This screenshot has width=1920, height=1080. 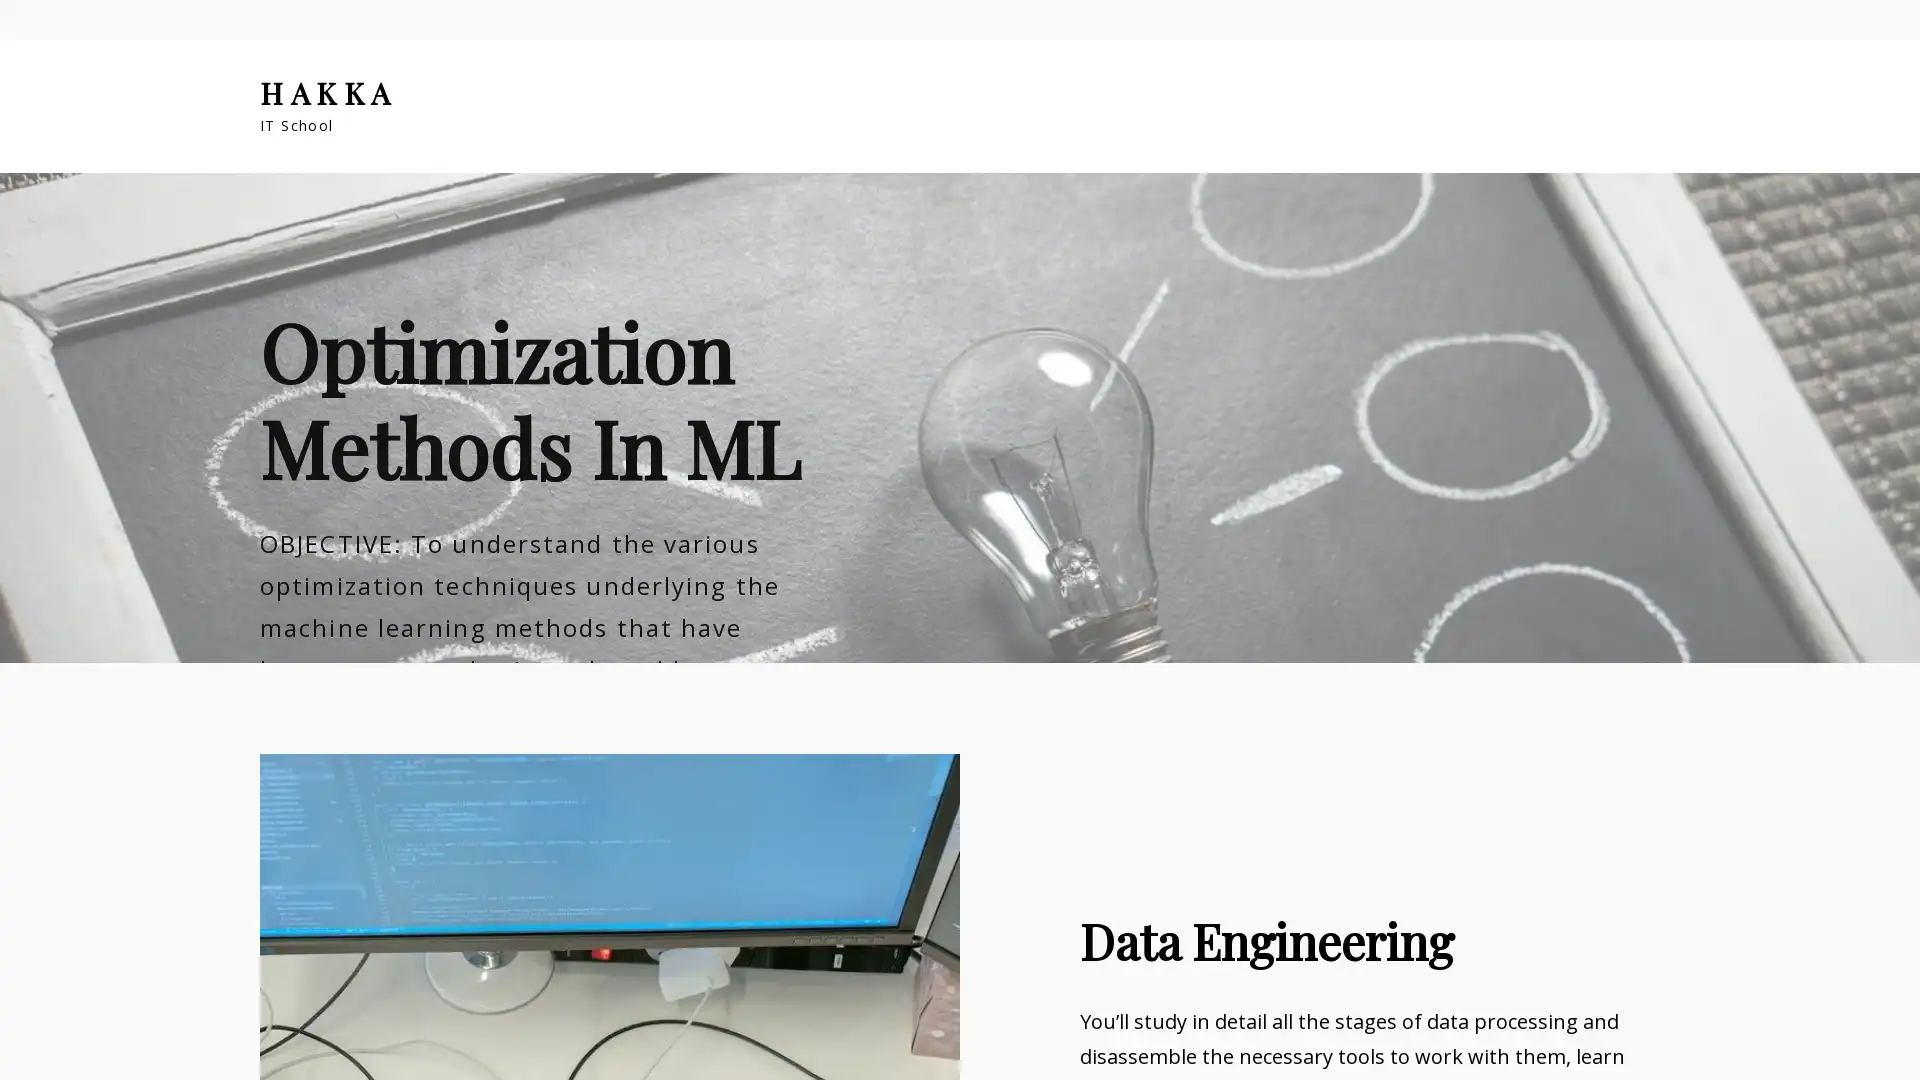 What do you see at coordinates (1887, 541) in the screenshot?
I see `Next` at bounding box center [1887, 541].